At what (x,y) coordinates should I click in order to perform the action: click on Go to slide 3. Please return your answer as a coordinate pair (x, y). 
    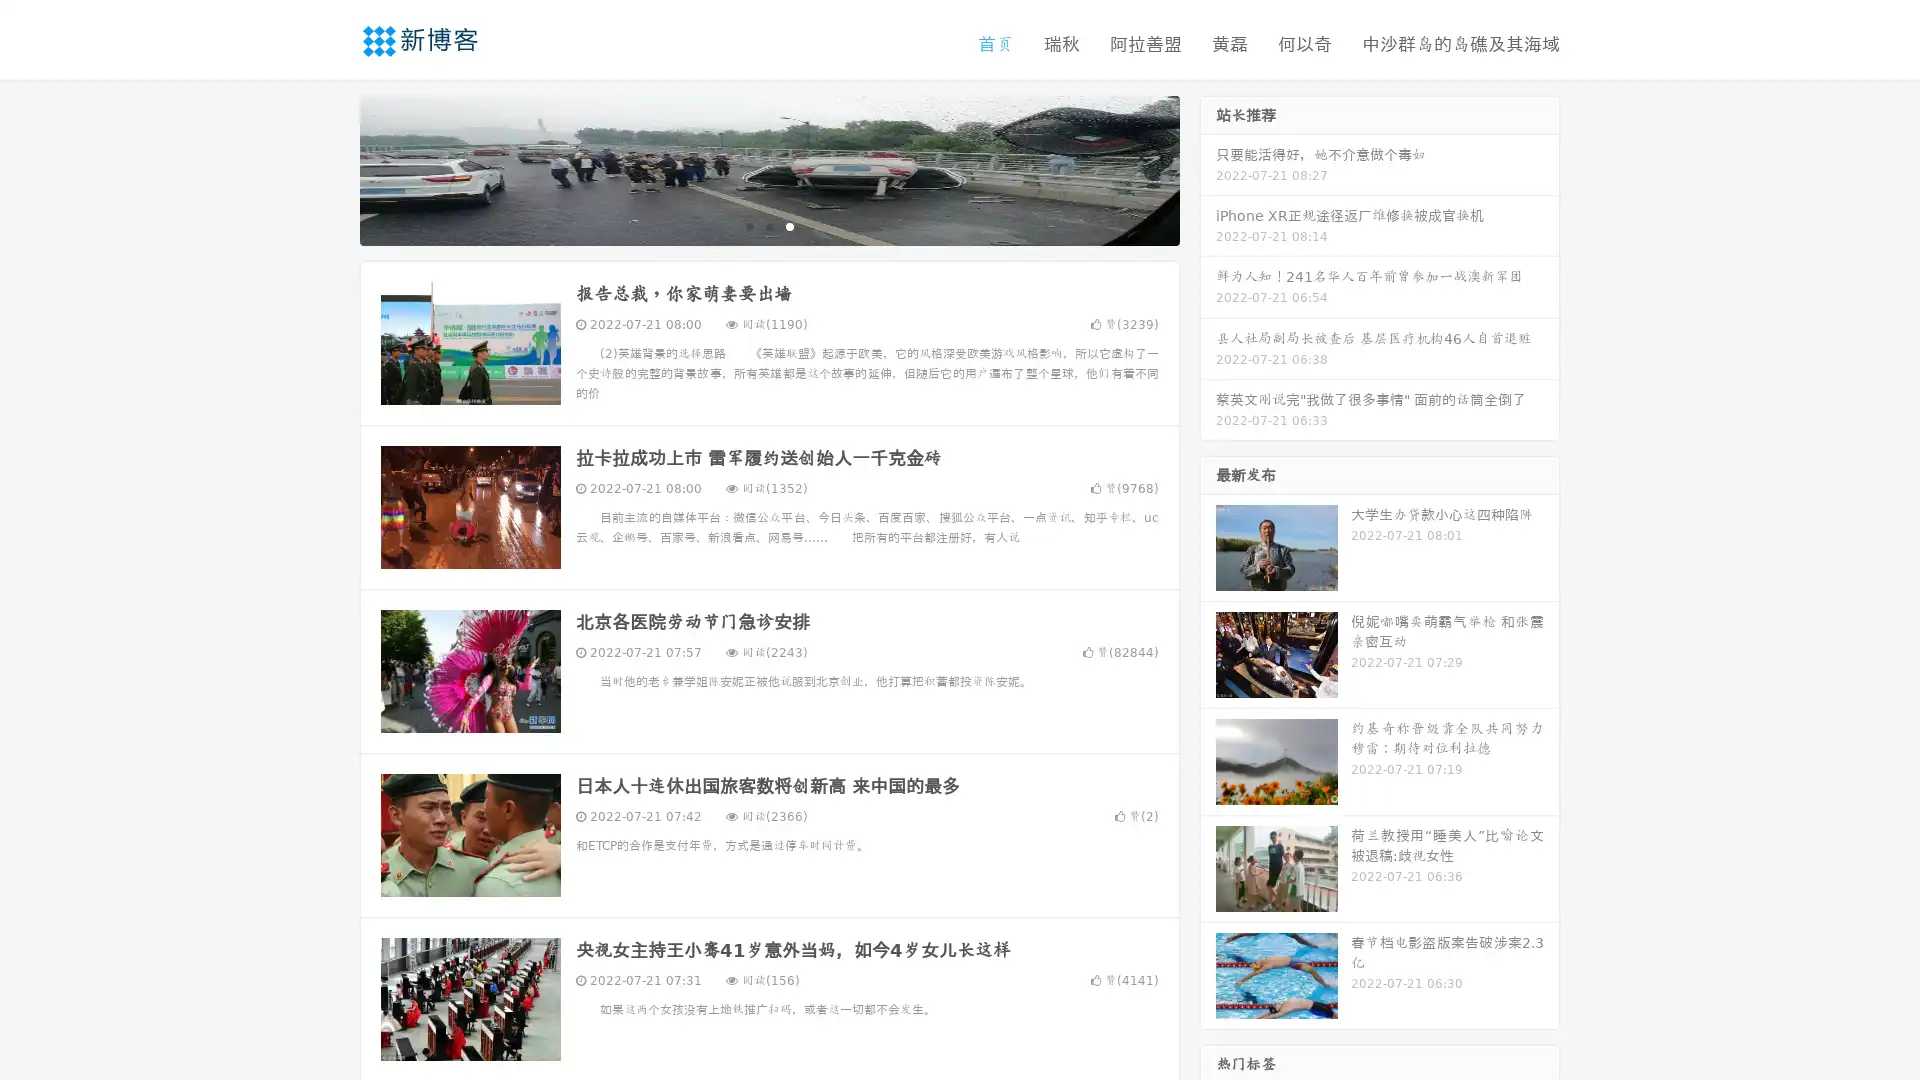
    Looking at the image, I should click on (789, 225).